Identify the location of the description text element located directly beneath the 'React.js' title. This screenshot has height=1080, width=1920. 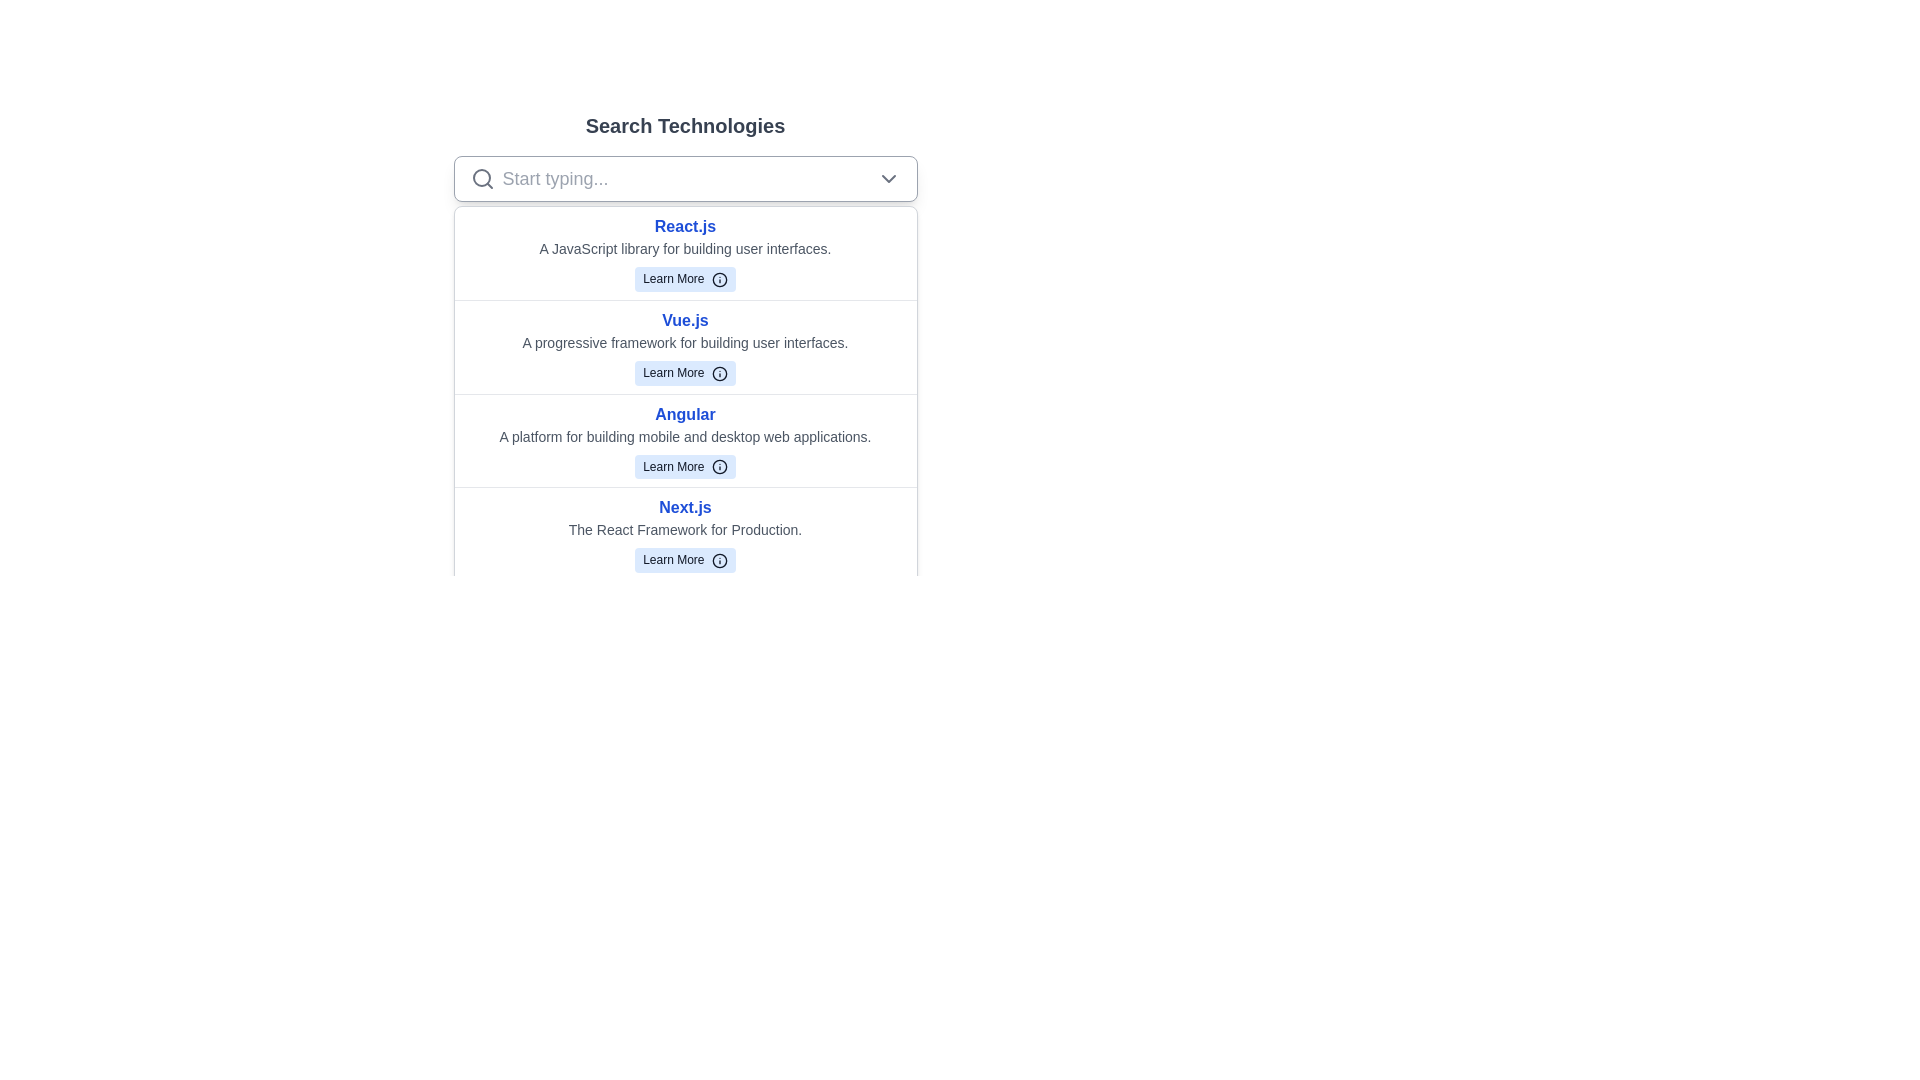
(685, 248).